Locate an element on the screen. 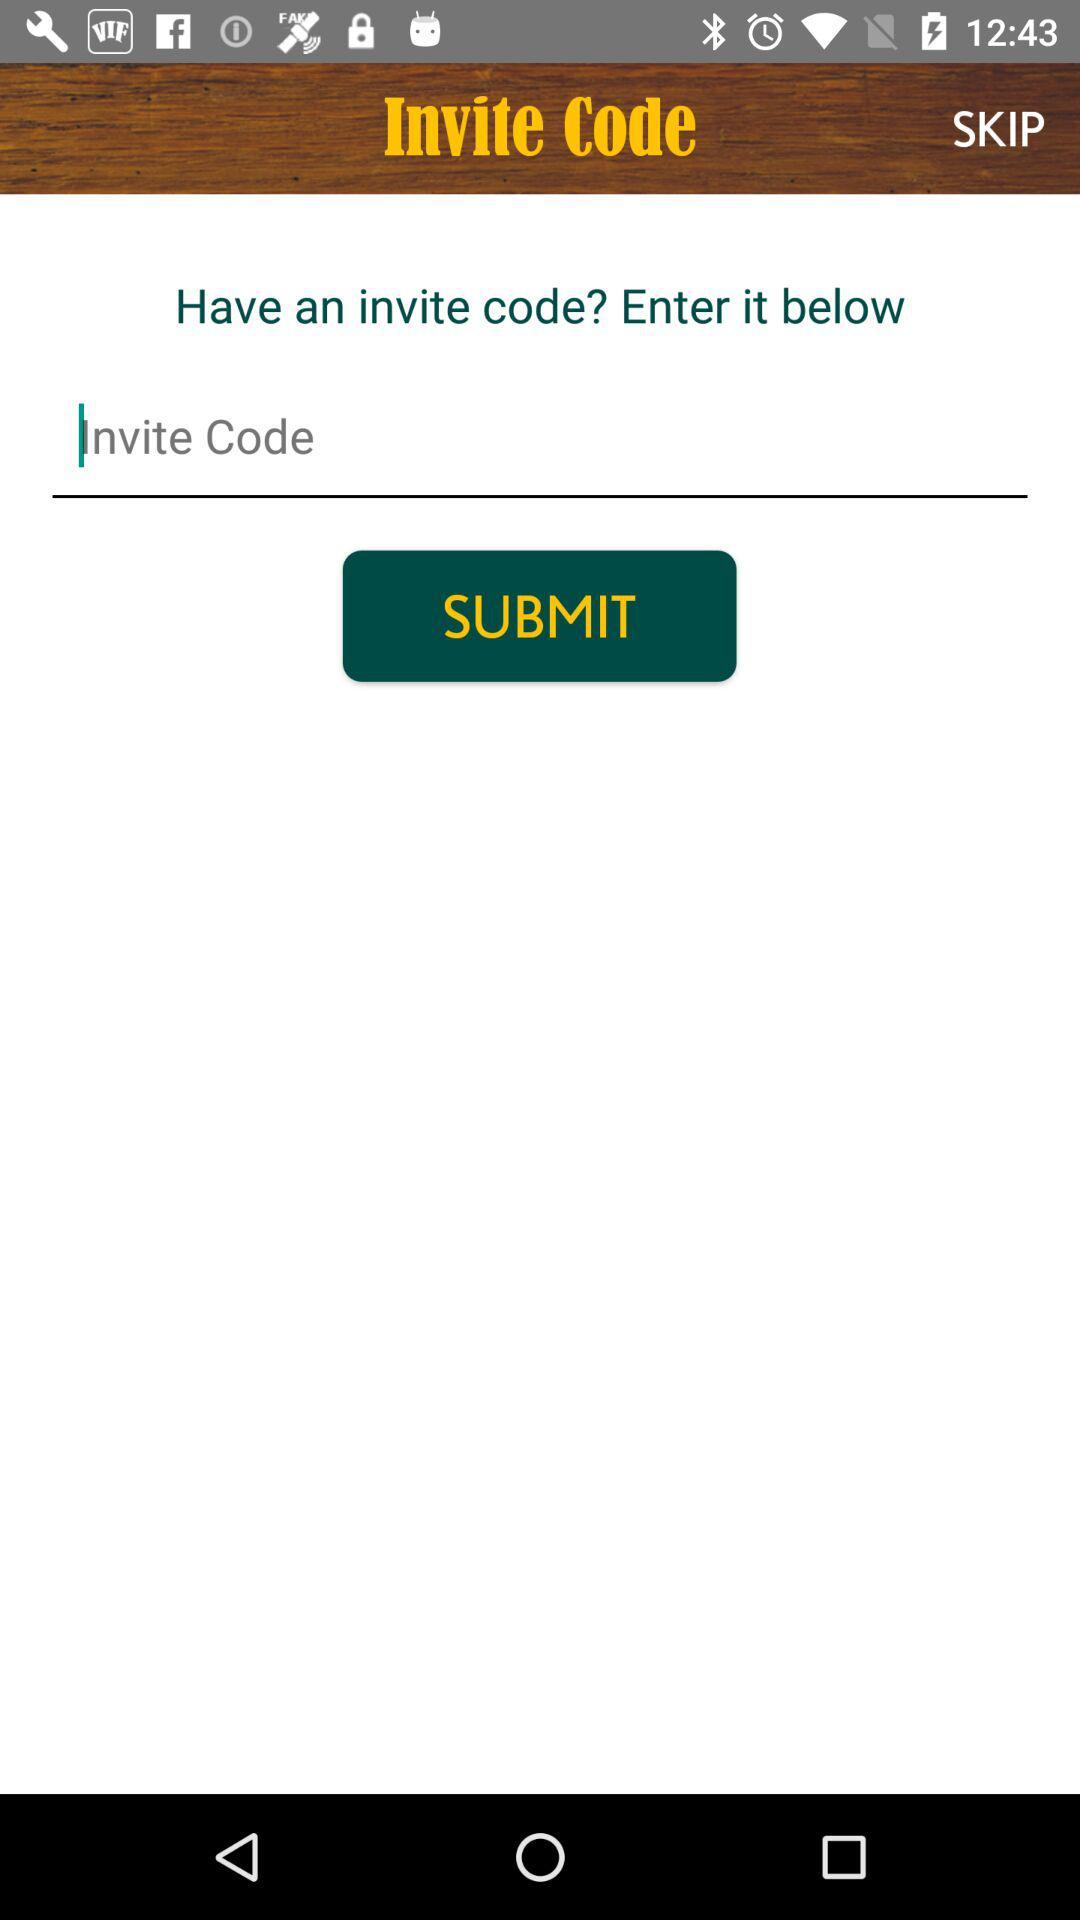  item next to the invite code item is located at coordinates (998, 127).